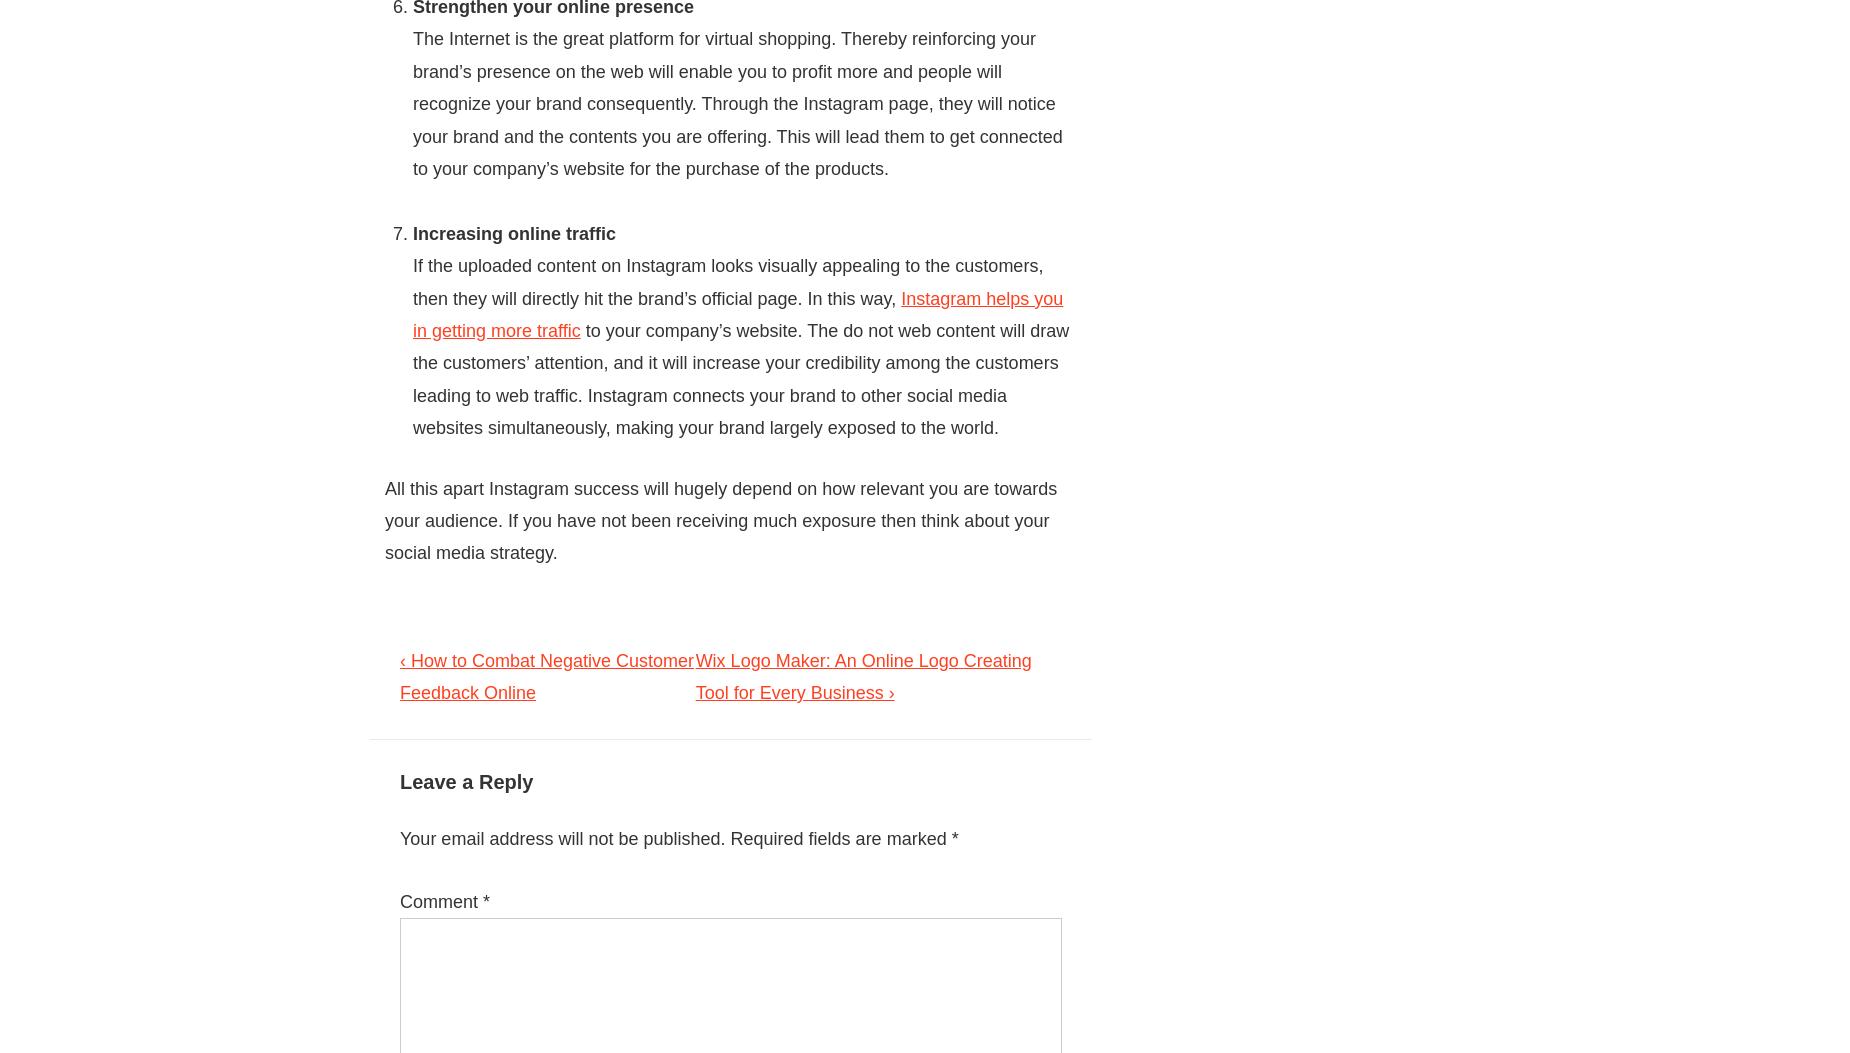 The height and width of the screenshot is (1053, 1850). What do you see at coordinates (466, 781) in the screenshot?
I see `'Leave a Reply'` at bounding box center [466, 781].